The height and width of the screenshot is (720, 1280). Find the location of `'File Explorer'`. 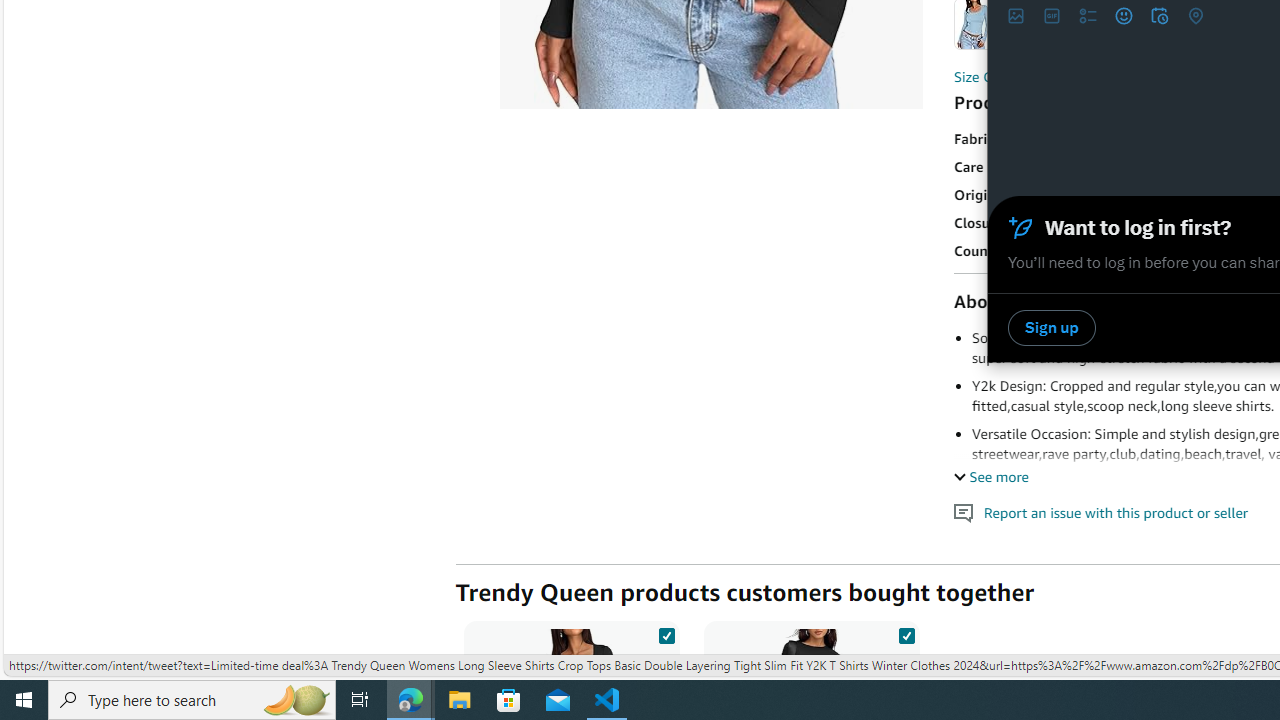

'File Explorer' is located at coordinates (459, 698).